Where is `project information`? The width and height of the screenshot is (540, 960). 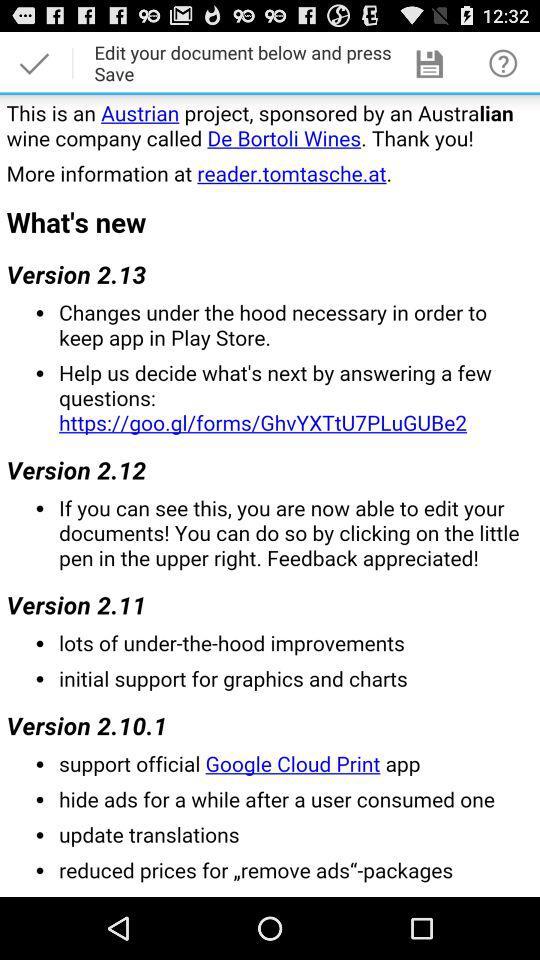 project information is located at coordinates (270, 494).